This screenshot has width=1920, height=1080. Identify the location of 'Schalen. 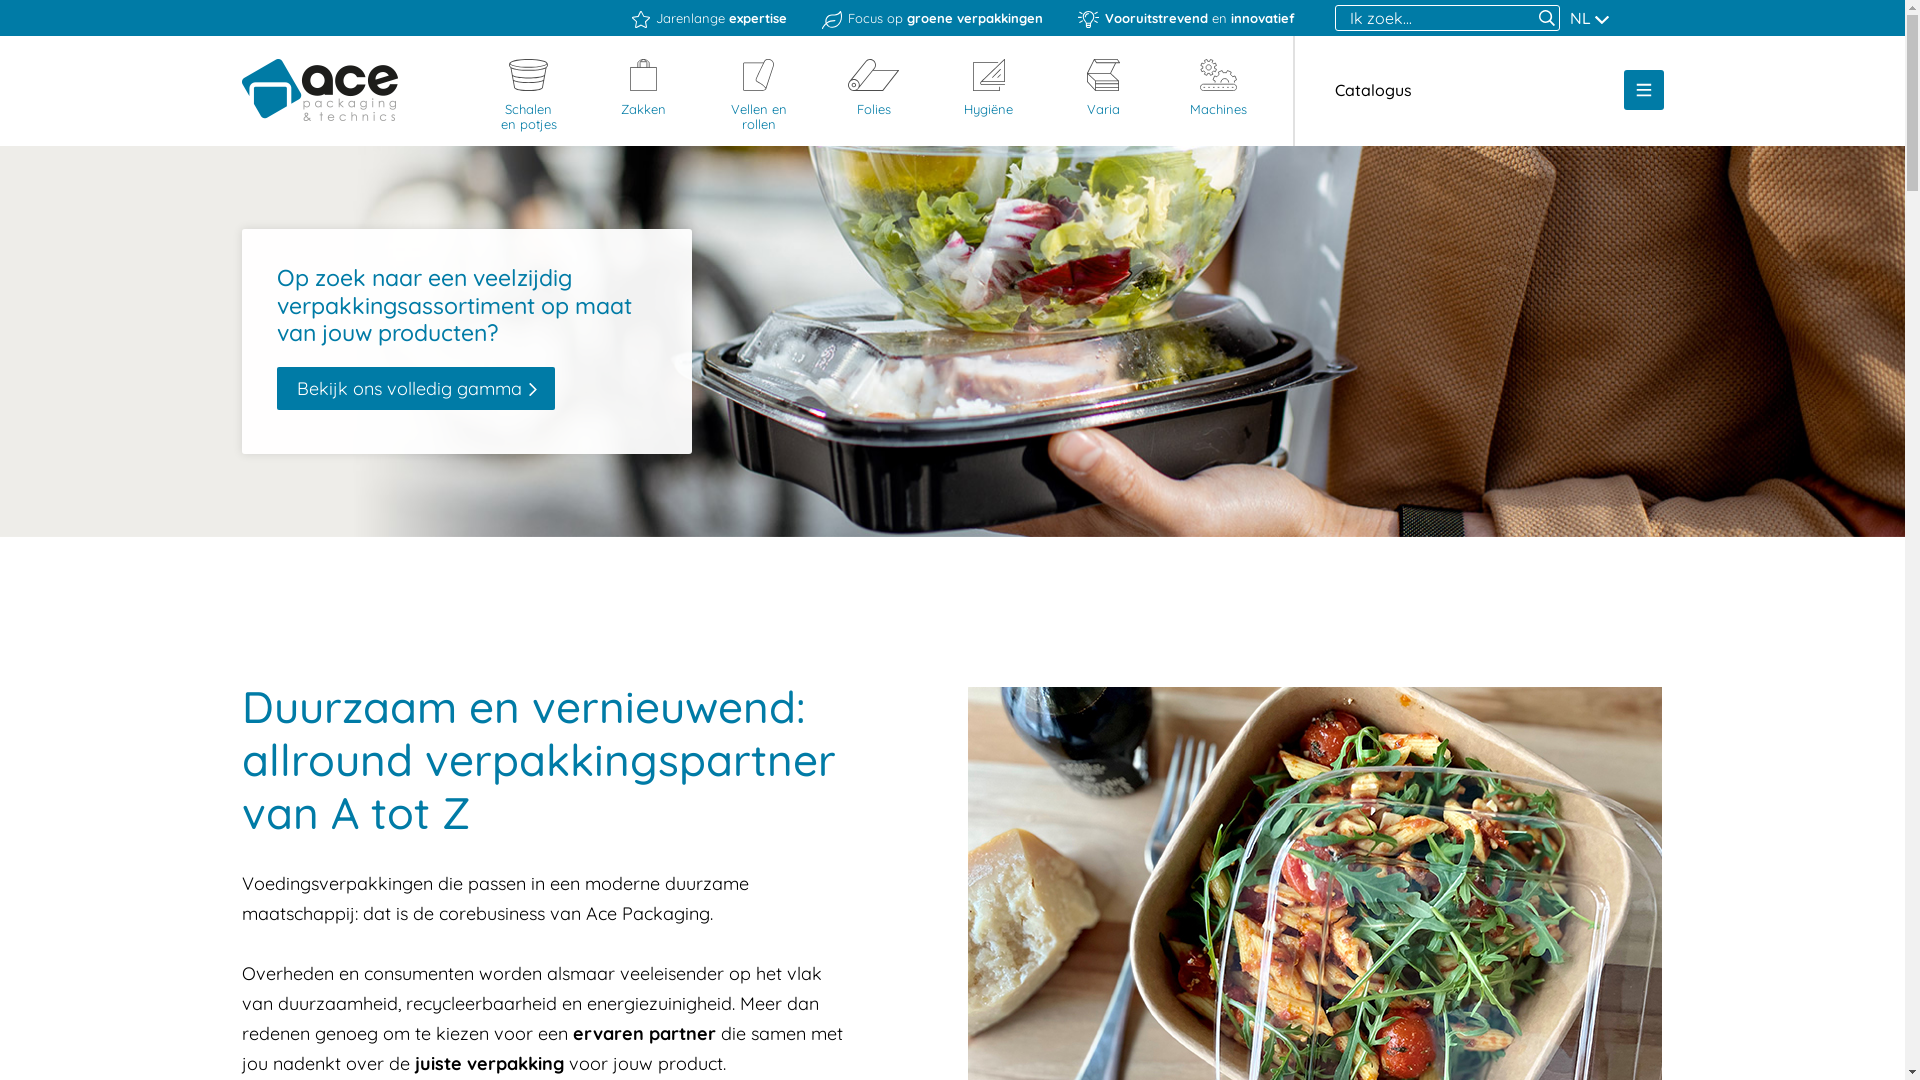
(484, 96).